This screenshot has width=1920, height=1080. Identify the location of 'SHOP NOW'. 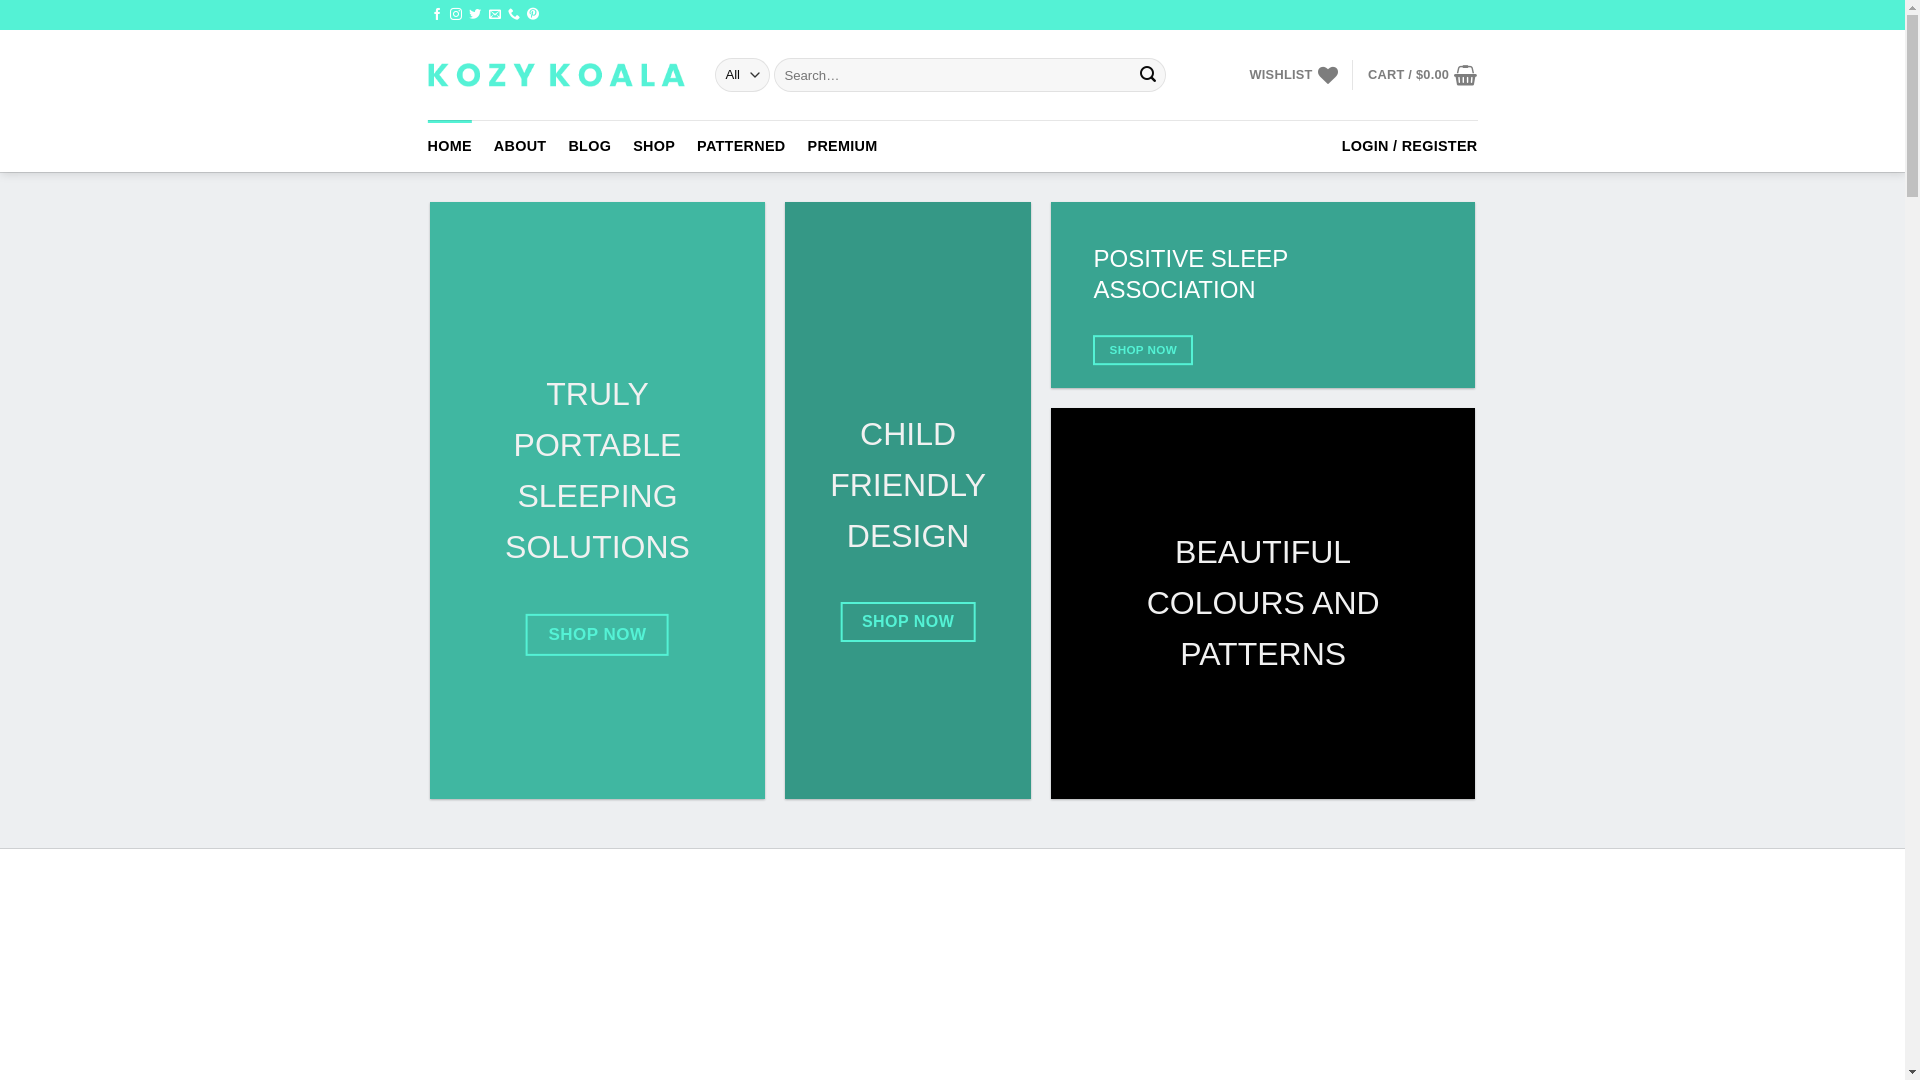
(1142, 349).